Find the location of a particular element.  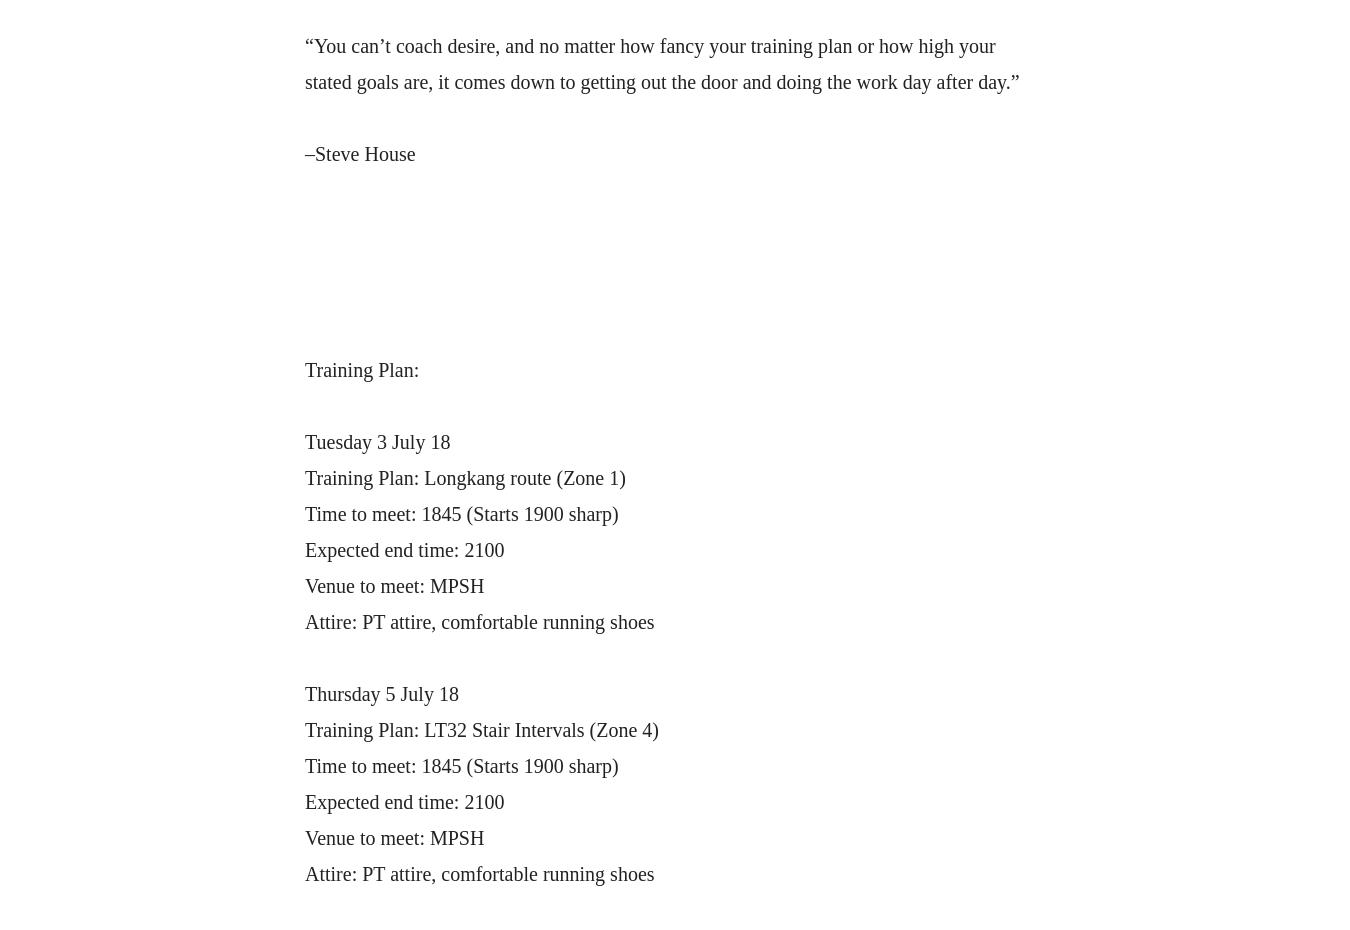

'–Steve House' is located at coordinates (360, 154).